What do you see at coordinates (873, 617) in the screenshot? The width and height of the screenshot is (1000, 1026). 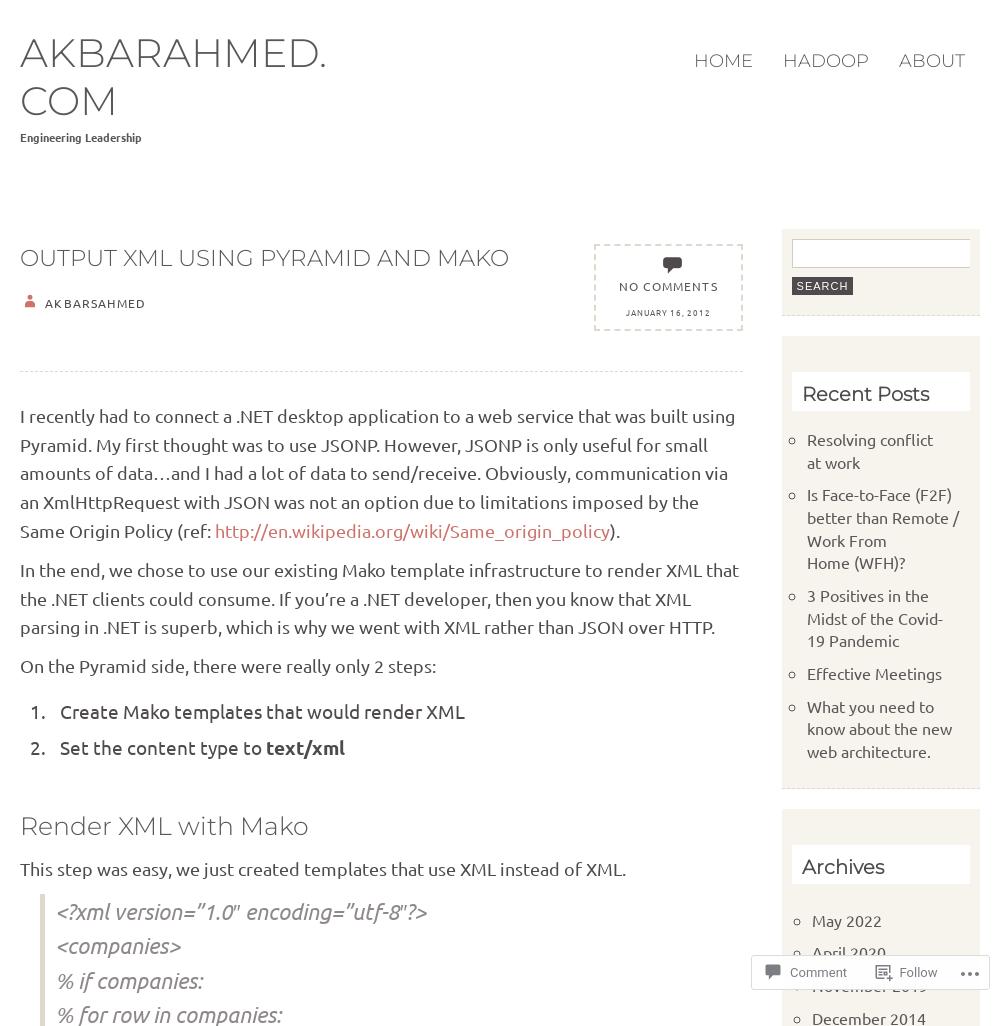 I see `'3 Positives in the Midst of the Covid-19 Pandemic'` at bounding box center [873, 617].